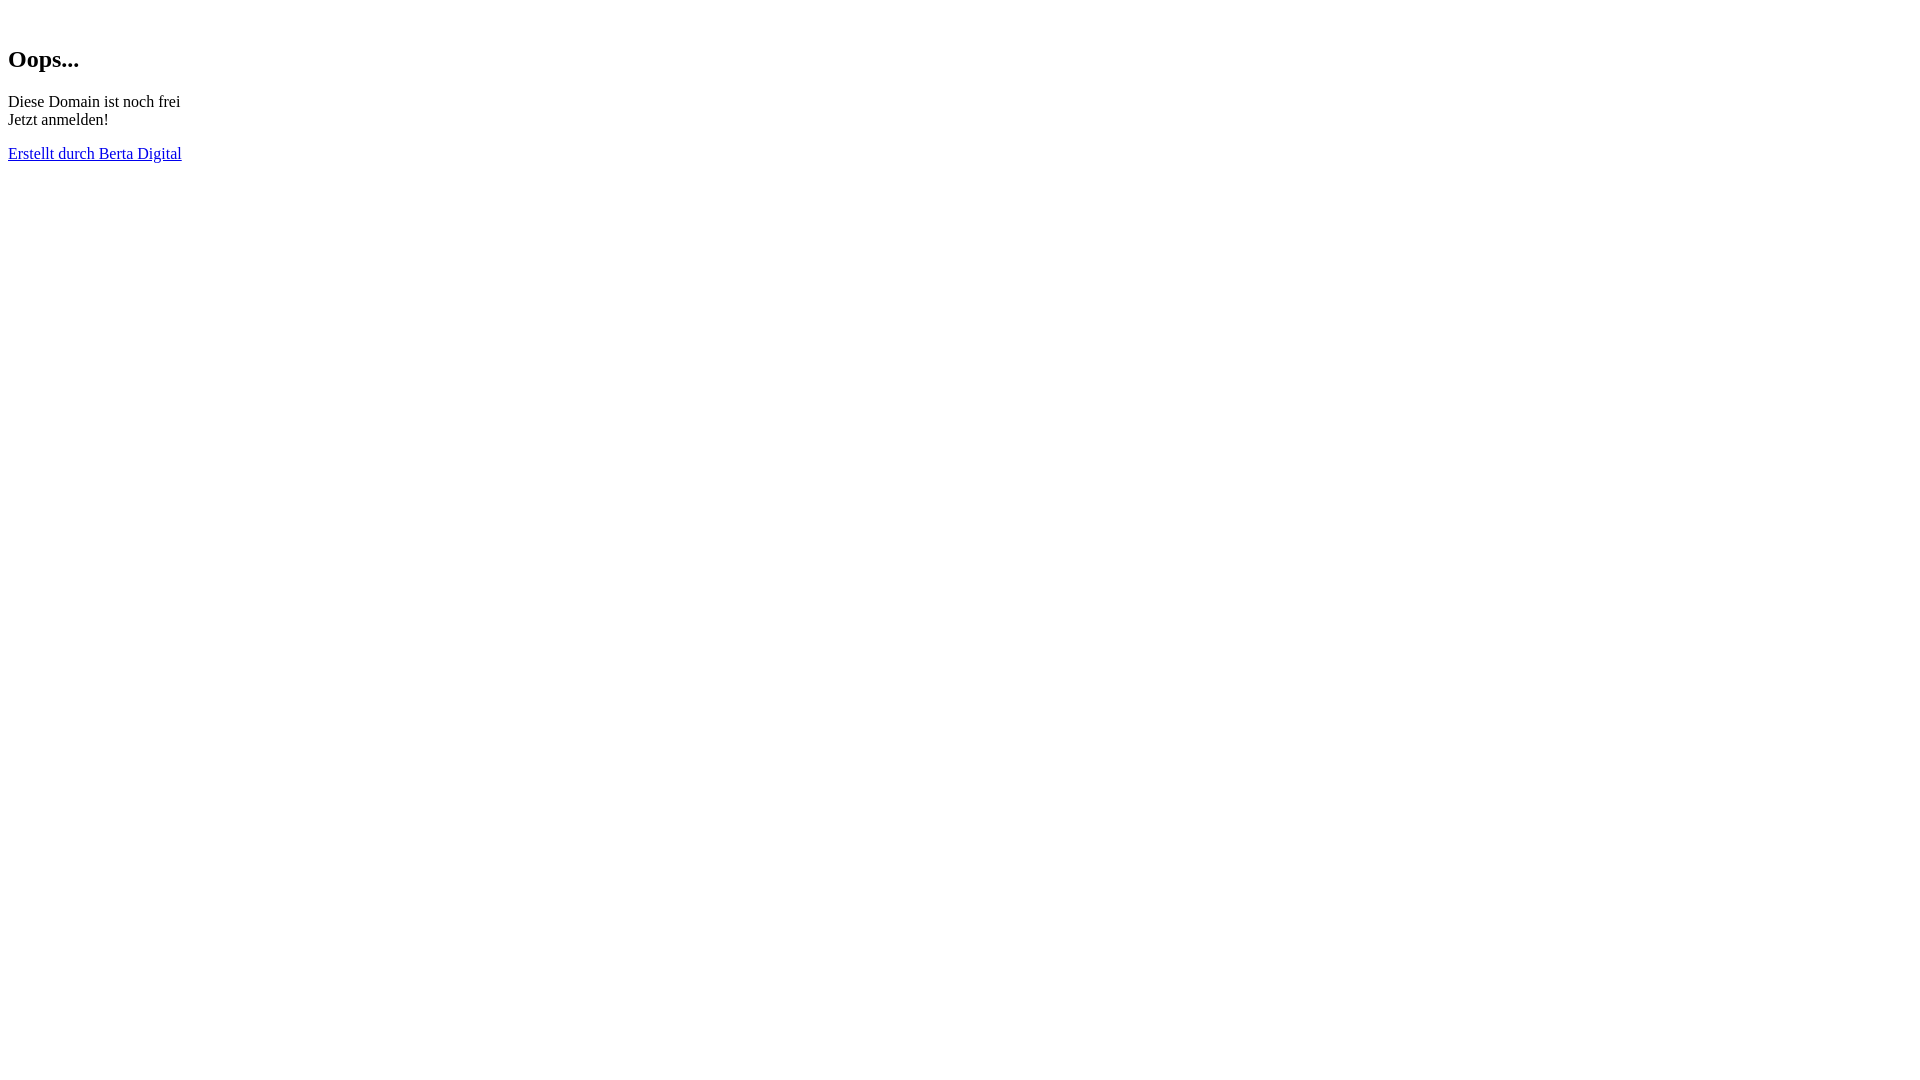  Describe the element at coordinates (94, 152) in the screenshot. I see `'Erstellt durch Berta Digital'` at that location.